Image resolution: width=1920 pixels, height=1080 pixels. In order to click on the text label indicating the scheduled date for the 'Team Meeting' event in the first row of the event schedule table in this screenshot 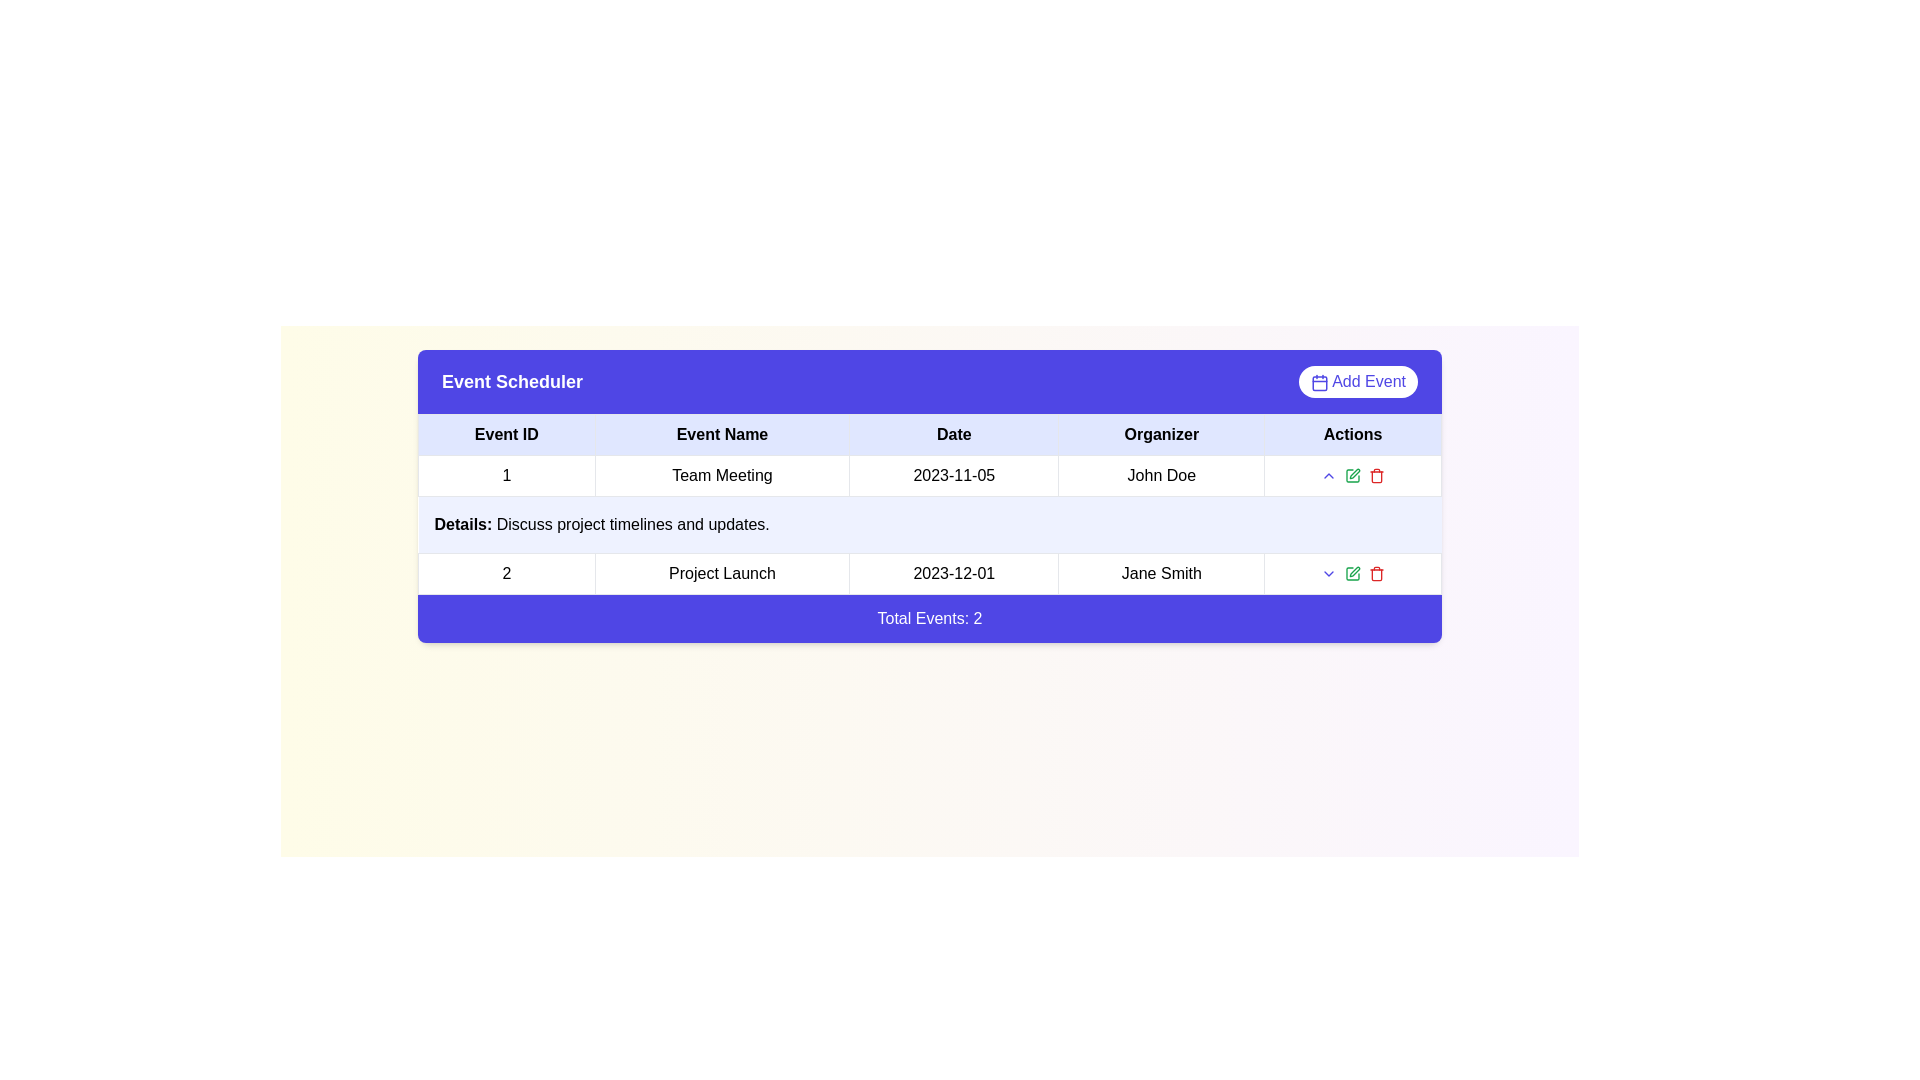, I will do `click(953, 475)`.